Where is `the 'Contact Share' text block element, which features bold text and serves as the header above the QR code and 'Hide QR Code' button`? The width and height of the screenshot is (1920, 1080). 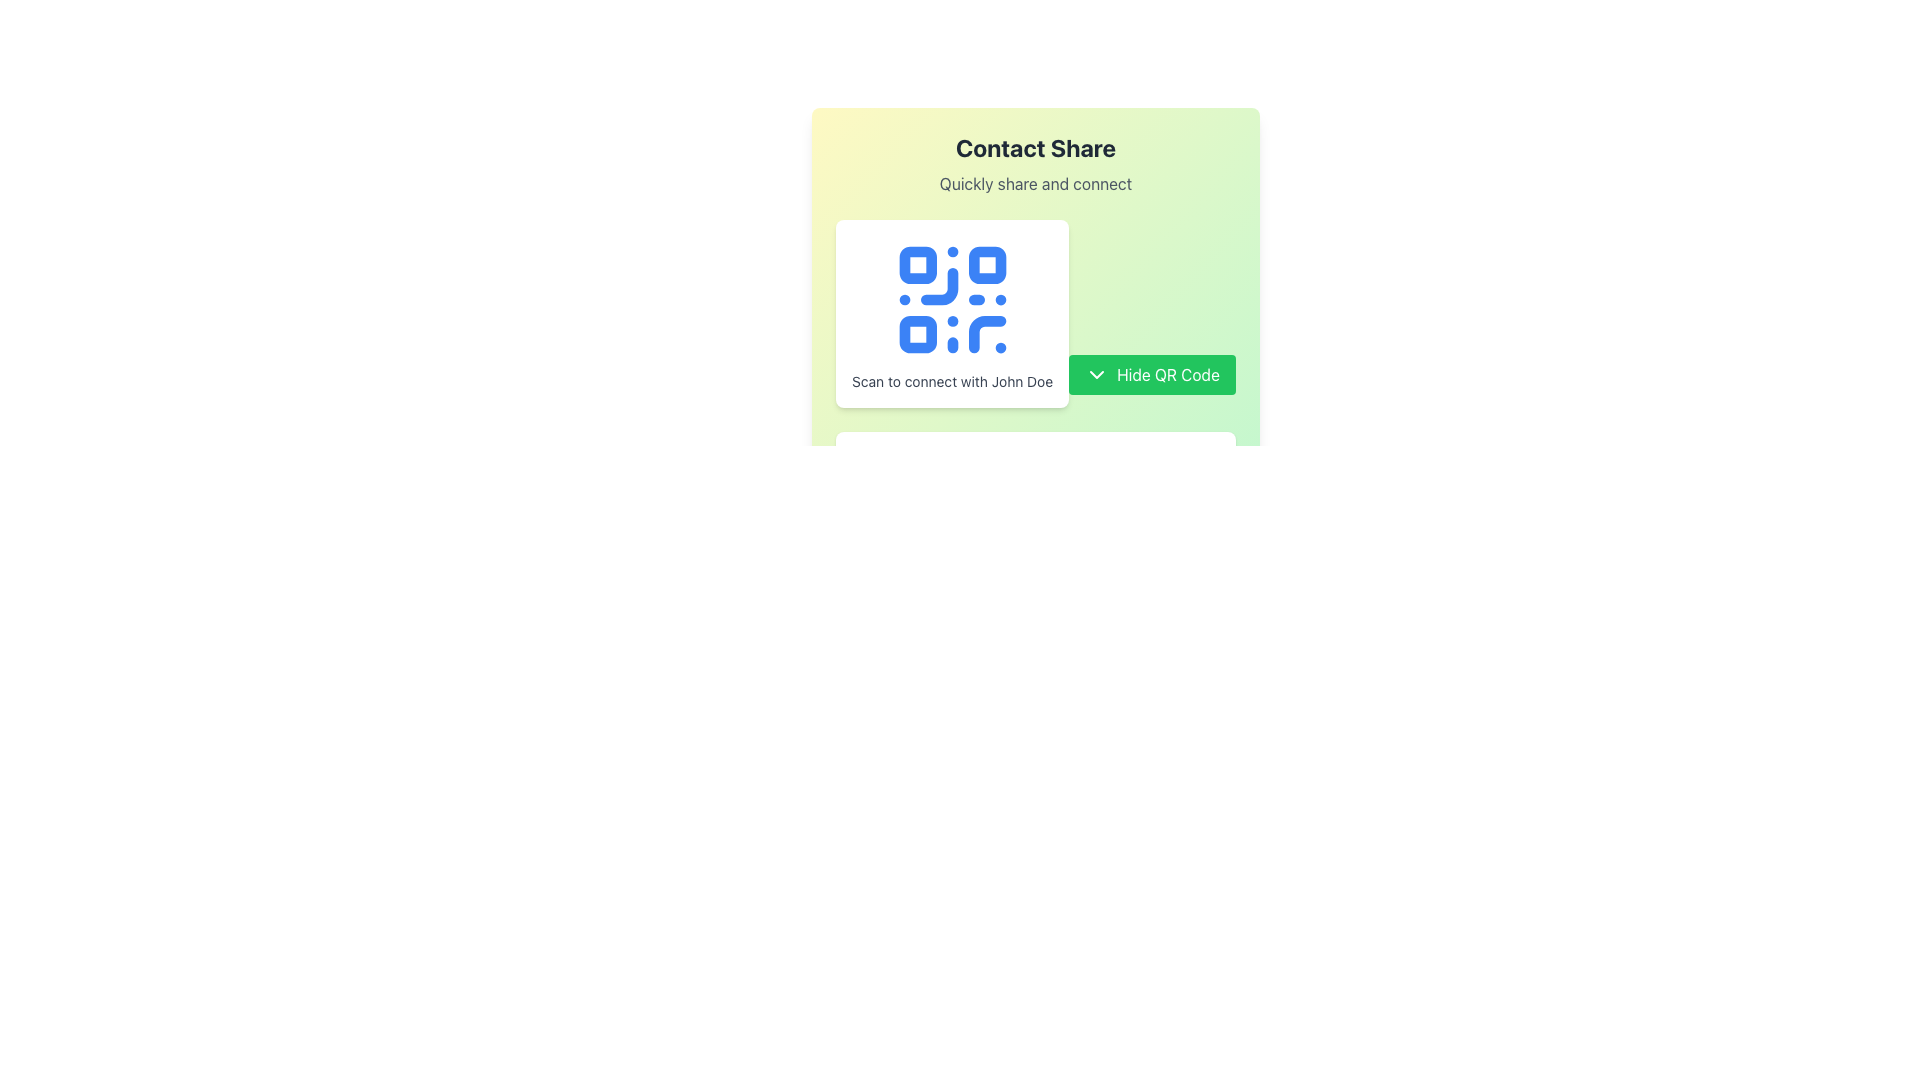
the 'Contact Share' text block element, which features bold text and serves as the header above the QR code and 'Hide QR Code' button is located at coordinates (1036, 163).